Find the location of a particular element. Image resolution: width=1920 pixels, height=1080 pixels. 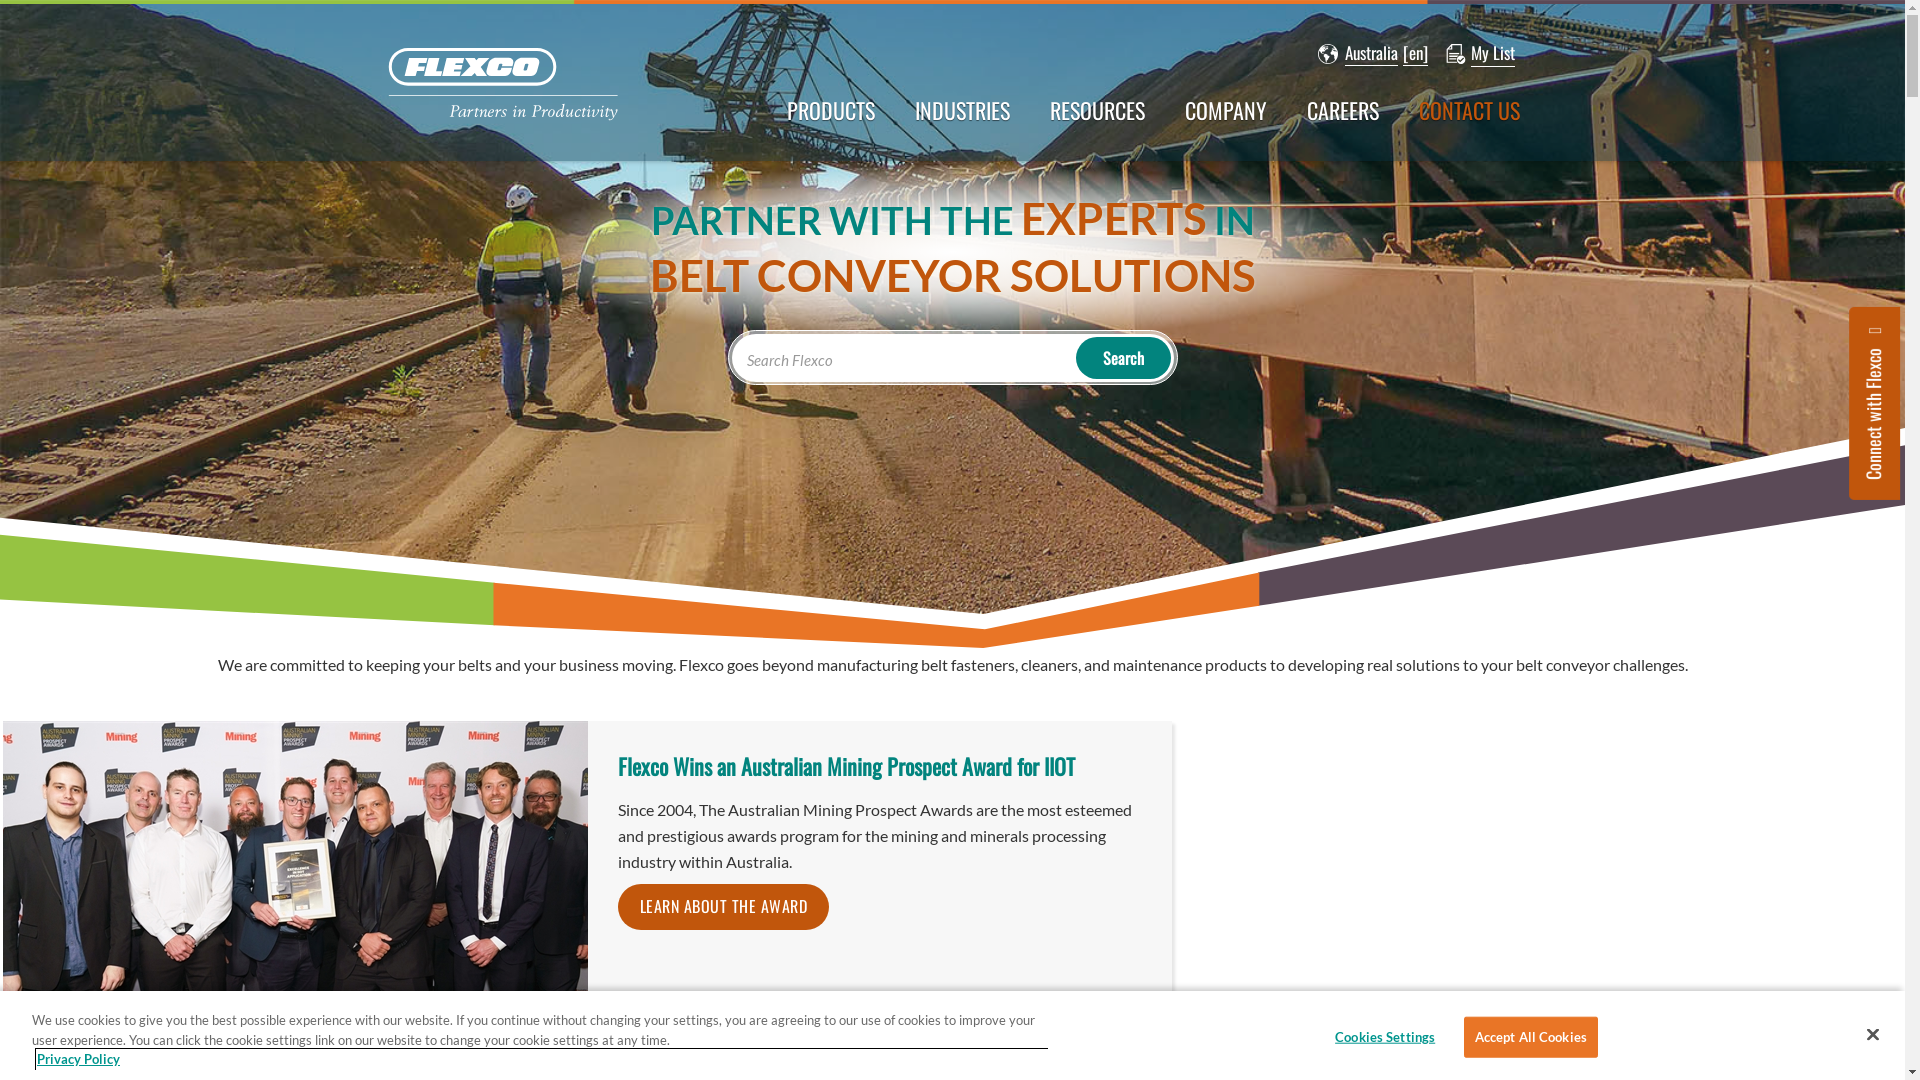

'RESOURCES' is located at coordinates (1096, 119).